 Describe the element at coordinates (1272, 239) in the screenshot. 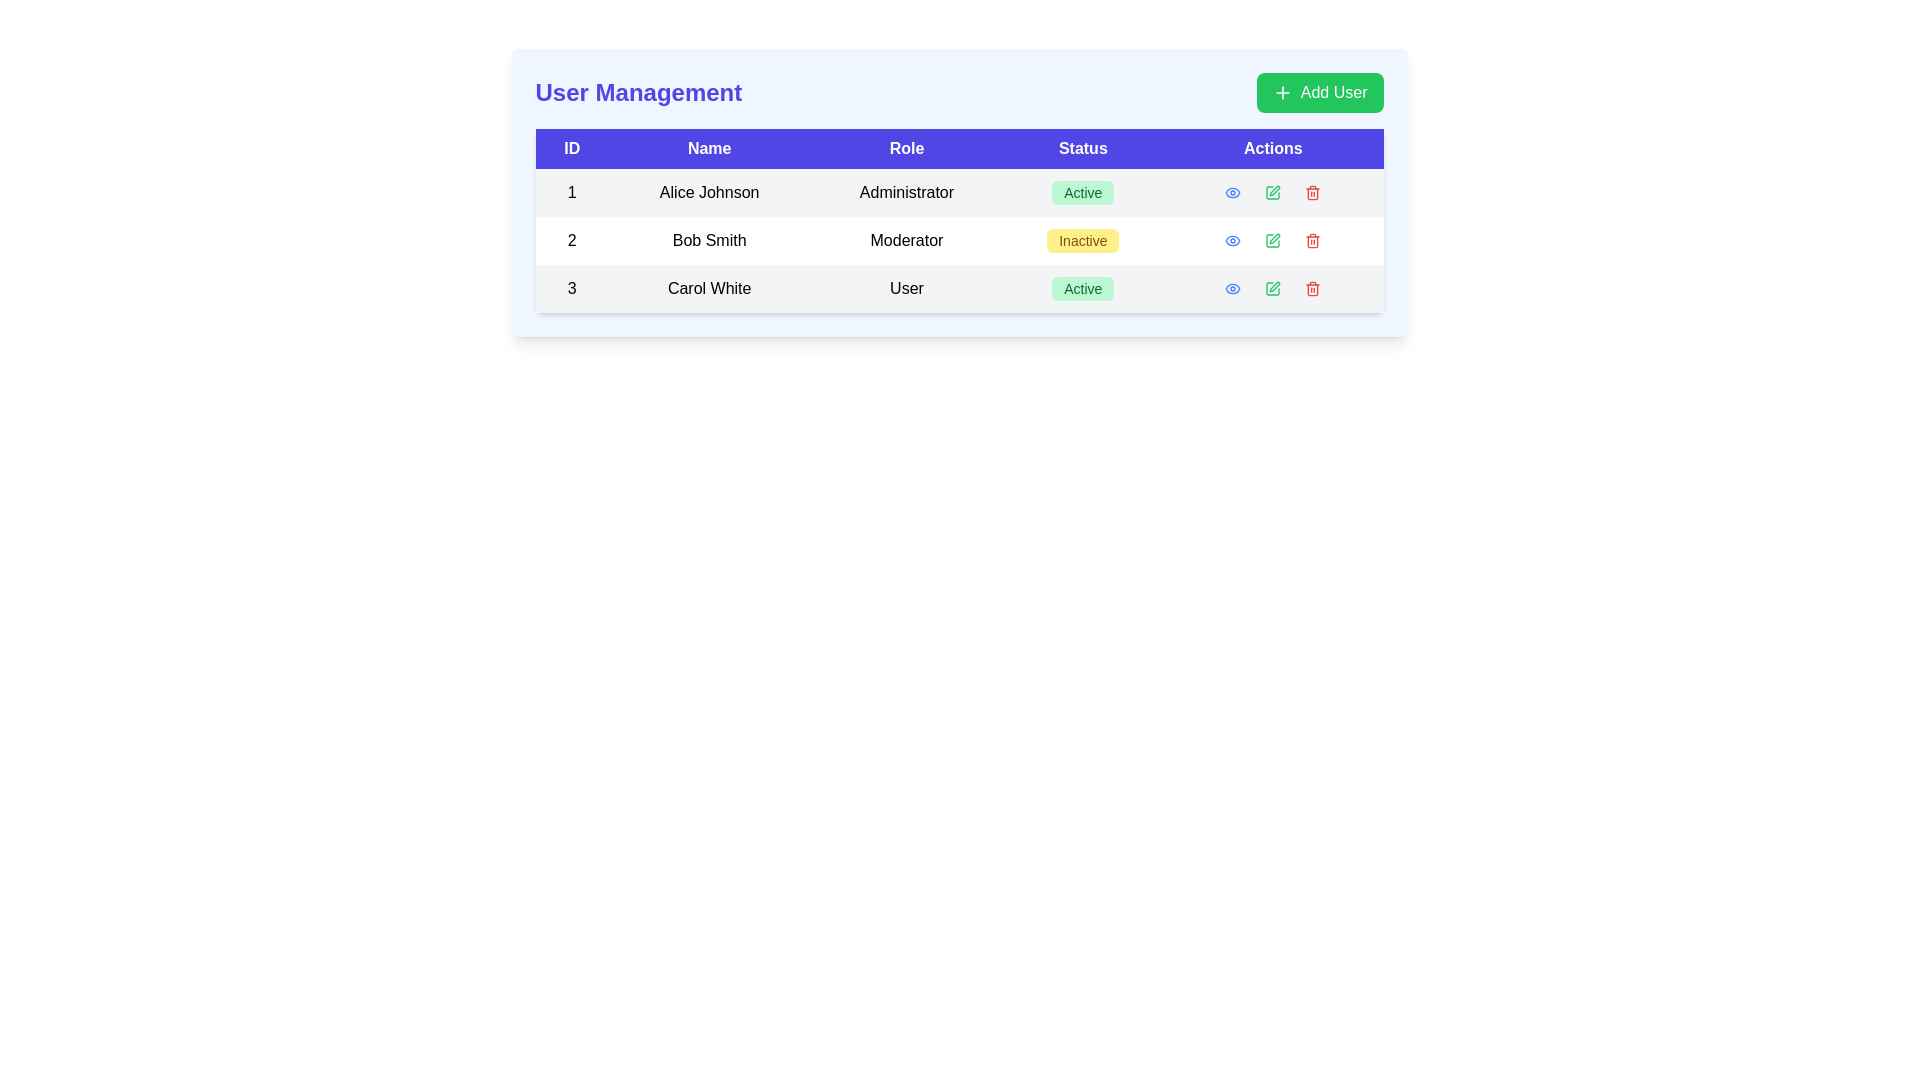

I see `the green edit button icon in the 'Actions' column of the second row in the 'User Management' table, corresponding to 'Bob Smith'` at that location.